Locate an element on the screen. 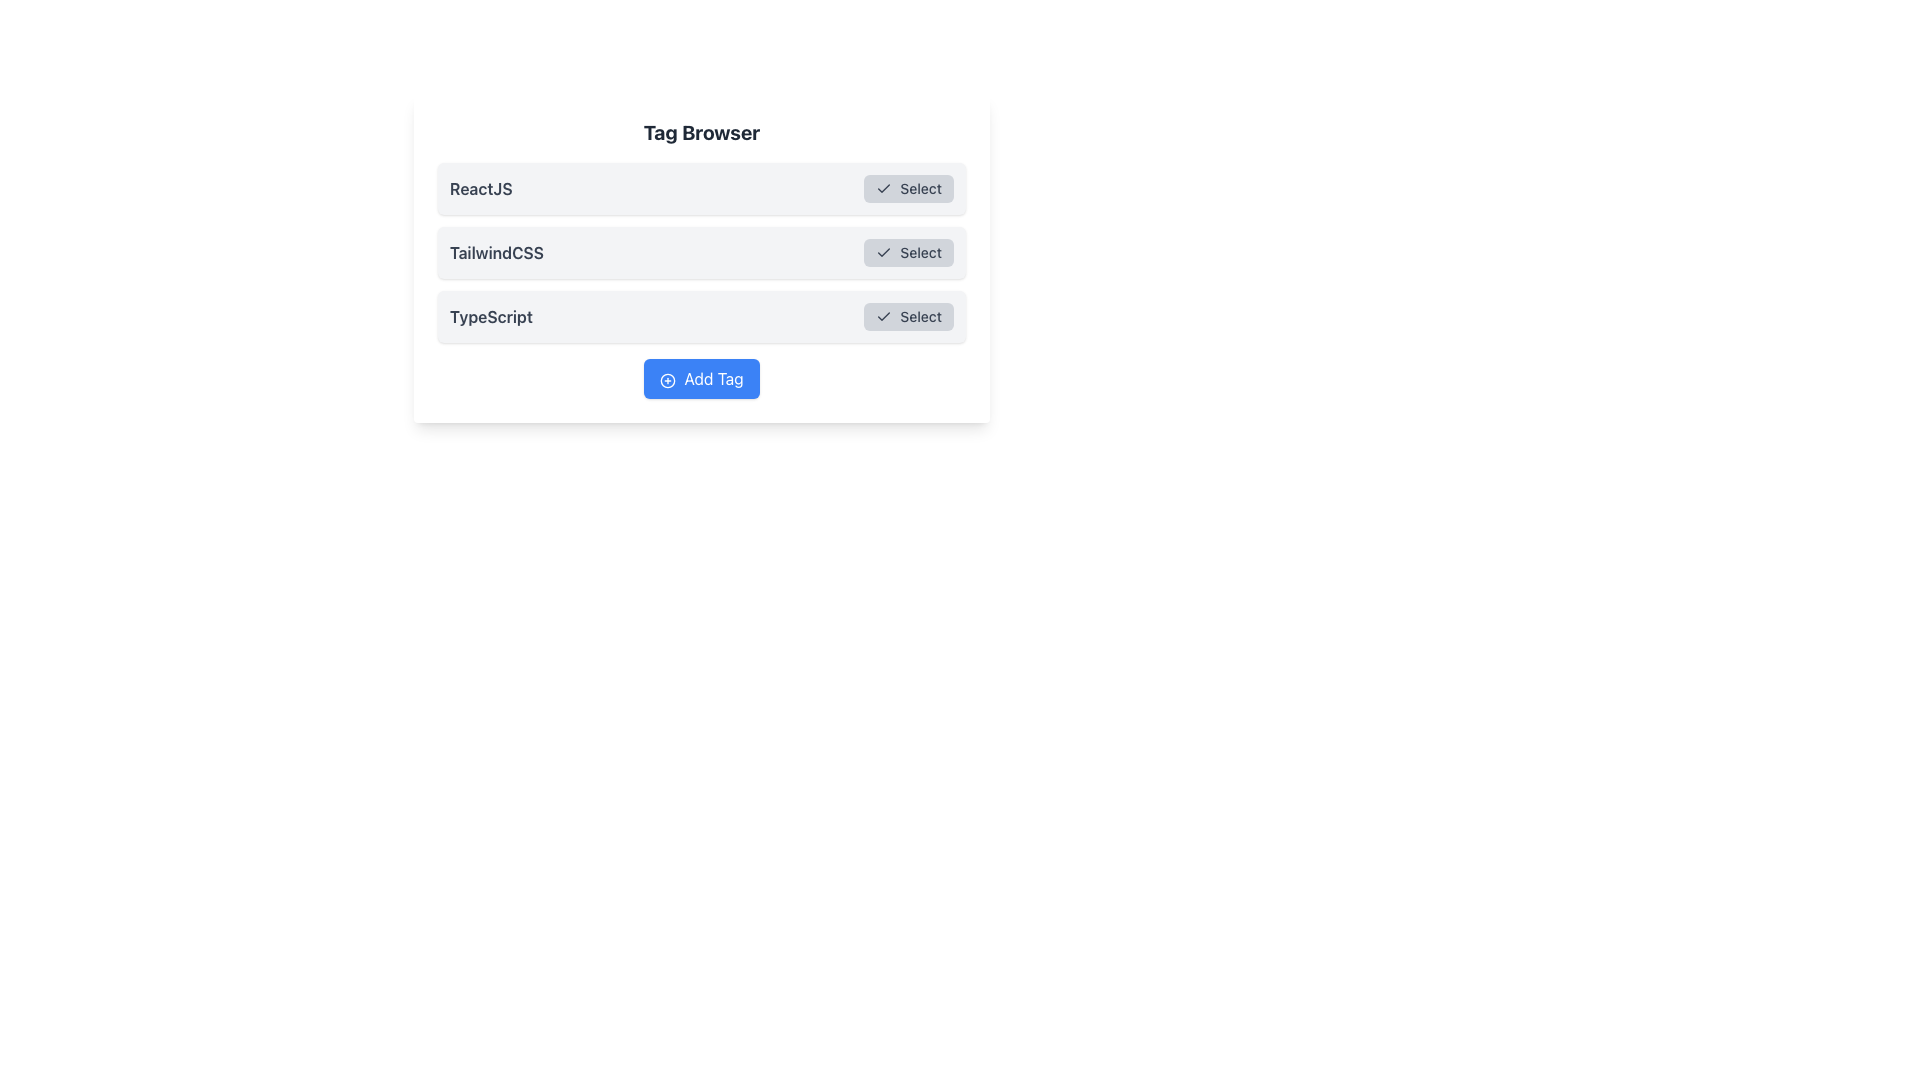  the highlighted row labeled 'TailwindCSS' is located at coordinates (701, 252).